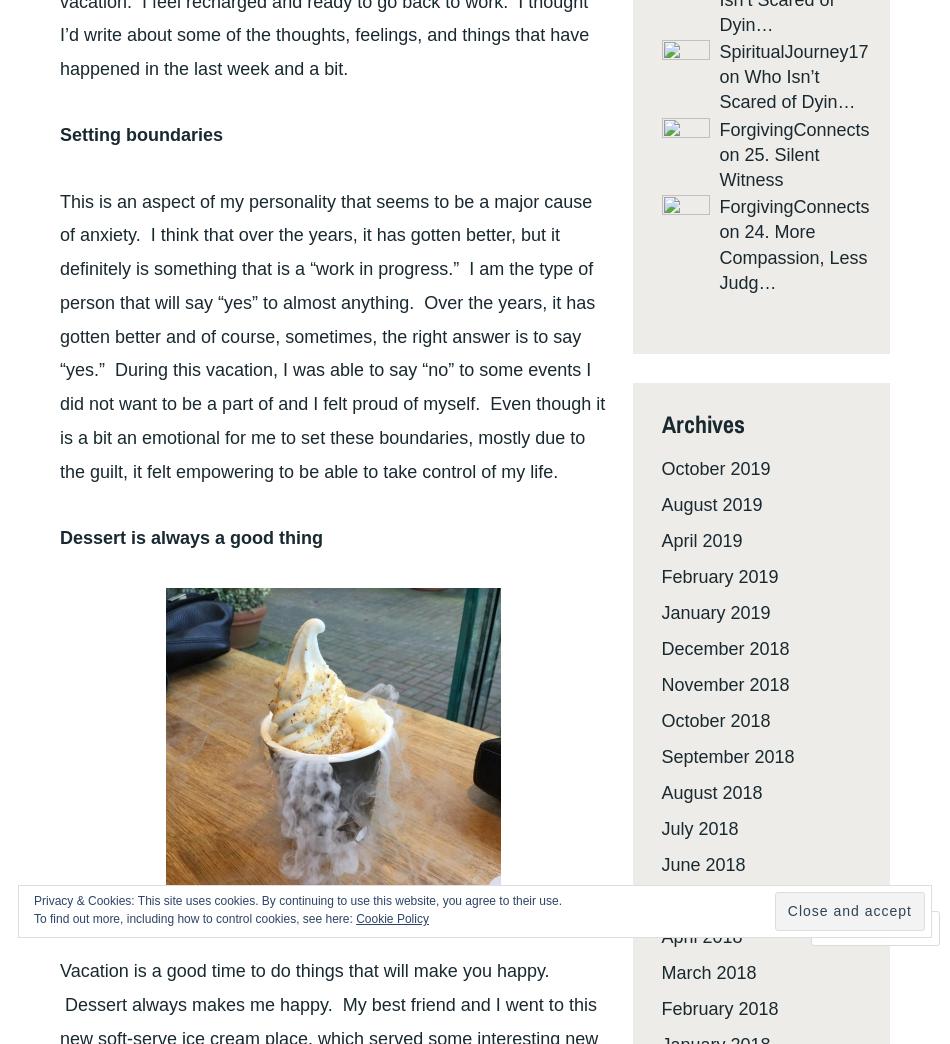 The image size is (950, 1044). Describe the element at coordinates (768, 166) in the screenshot. I see `'25. Silent Witness'` at that location.